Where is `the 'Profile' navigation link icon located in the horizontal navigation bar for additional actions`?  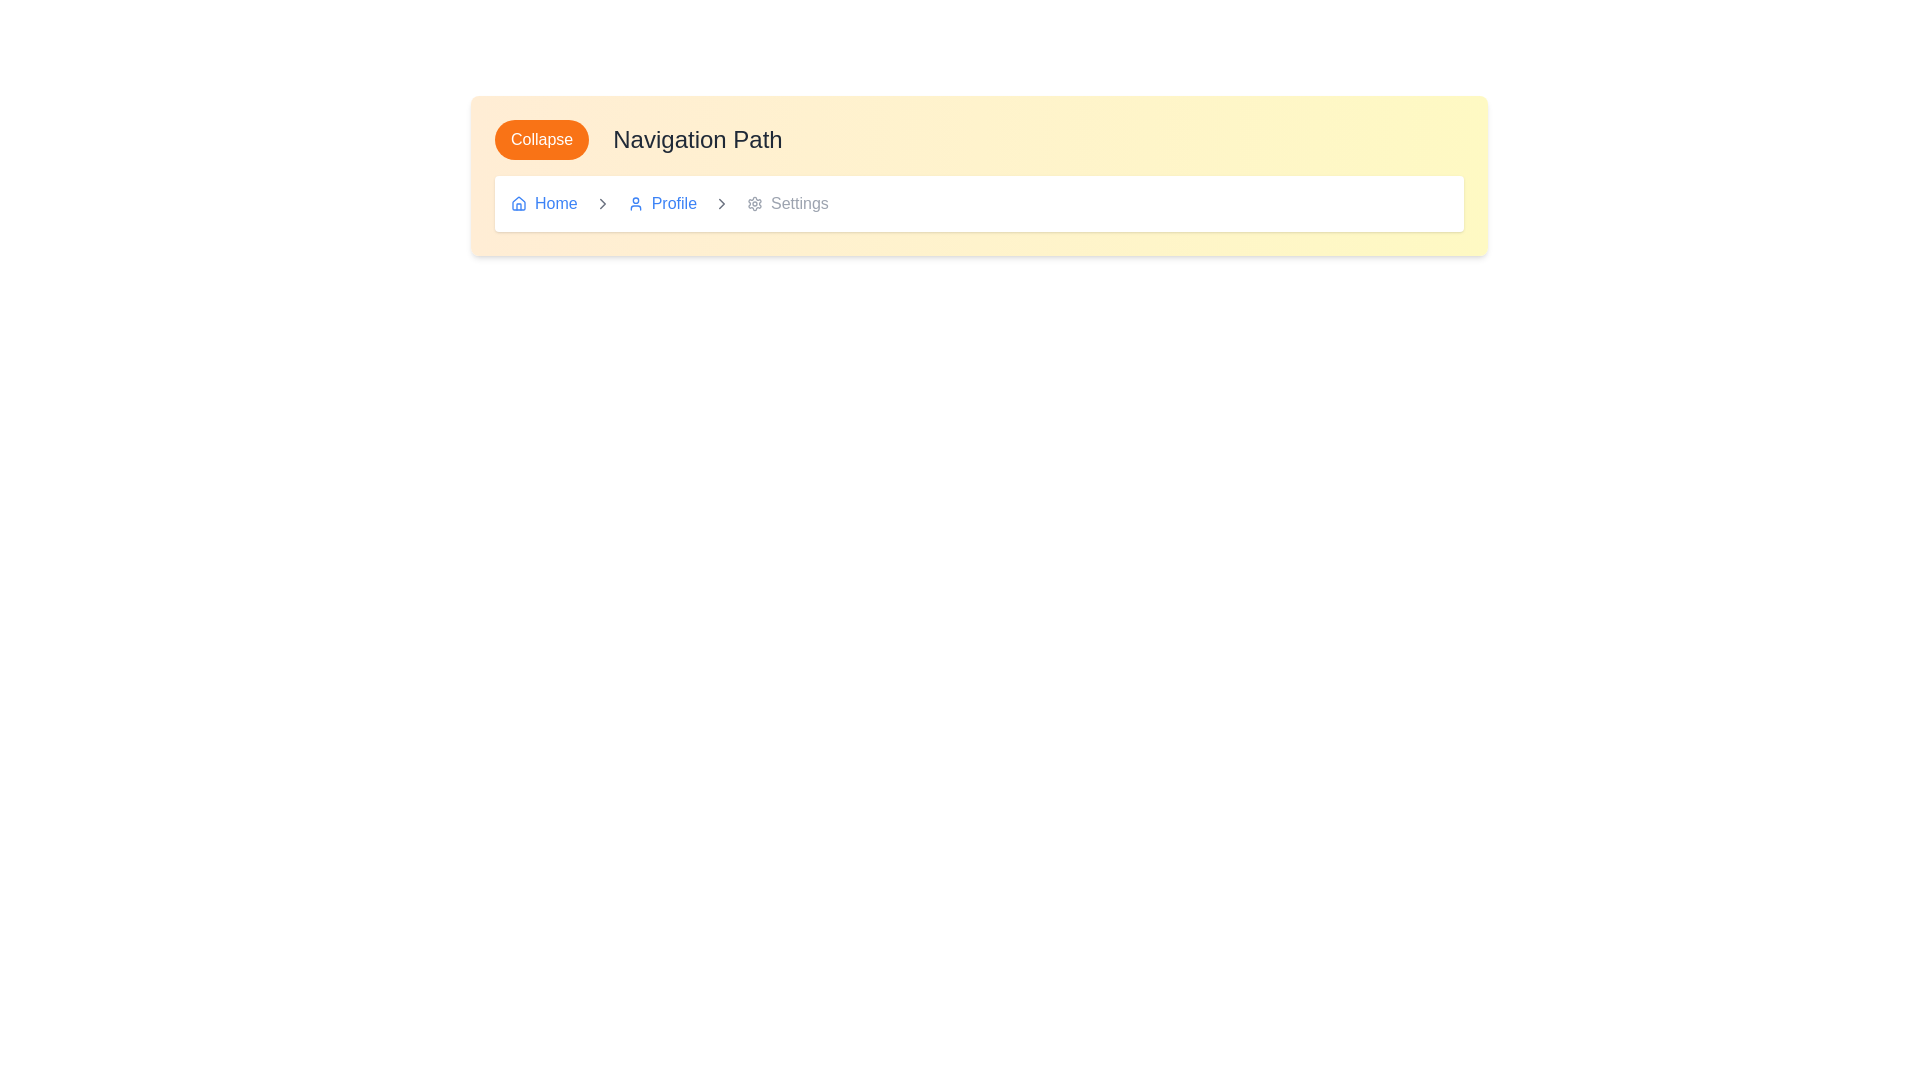
the 'Profile' navigation link icon located in the horizontal navigation bar for additional actions is located at coordinates (662, 204).